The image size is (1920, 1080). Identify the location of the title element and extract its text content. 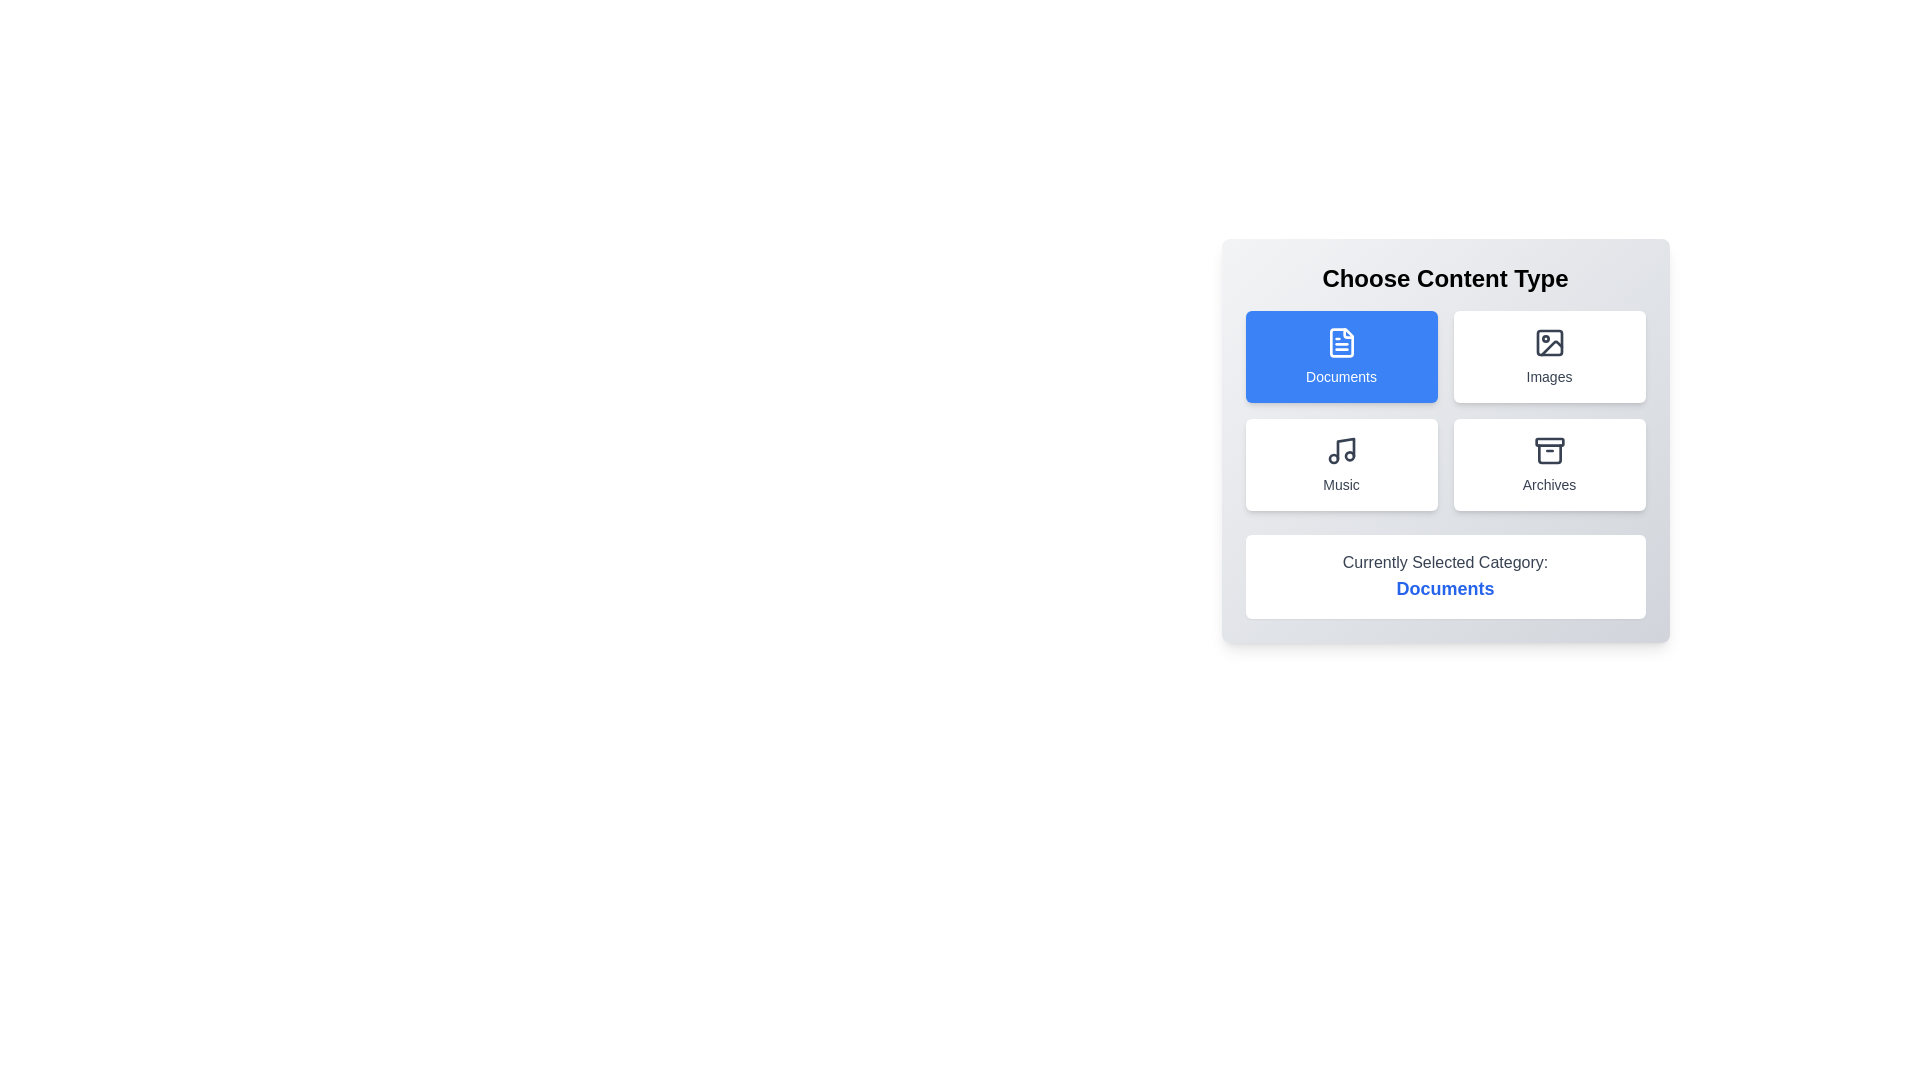
(1445, 278).